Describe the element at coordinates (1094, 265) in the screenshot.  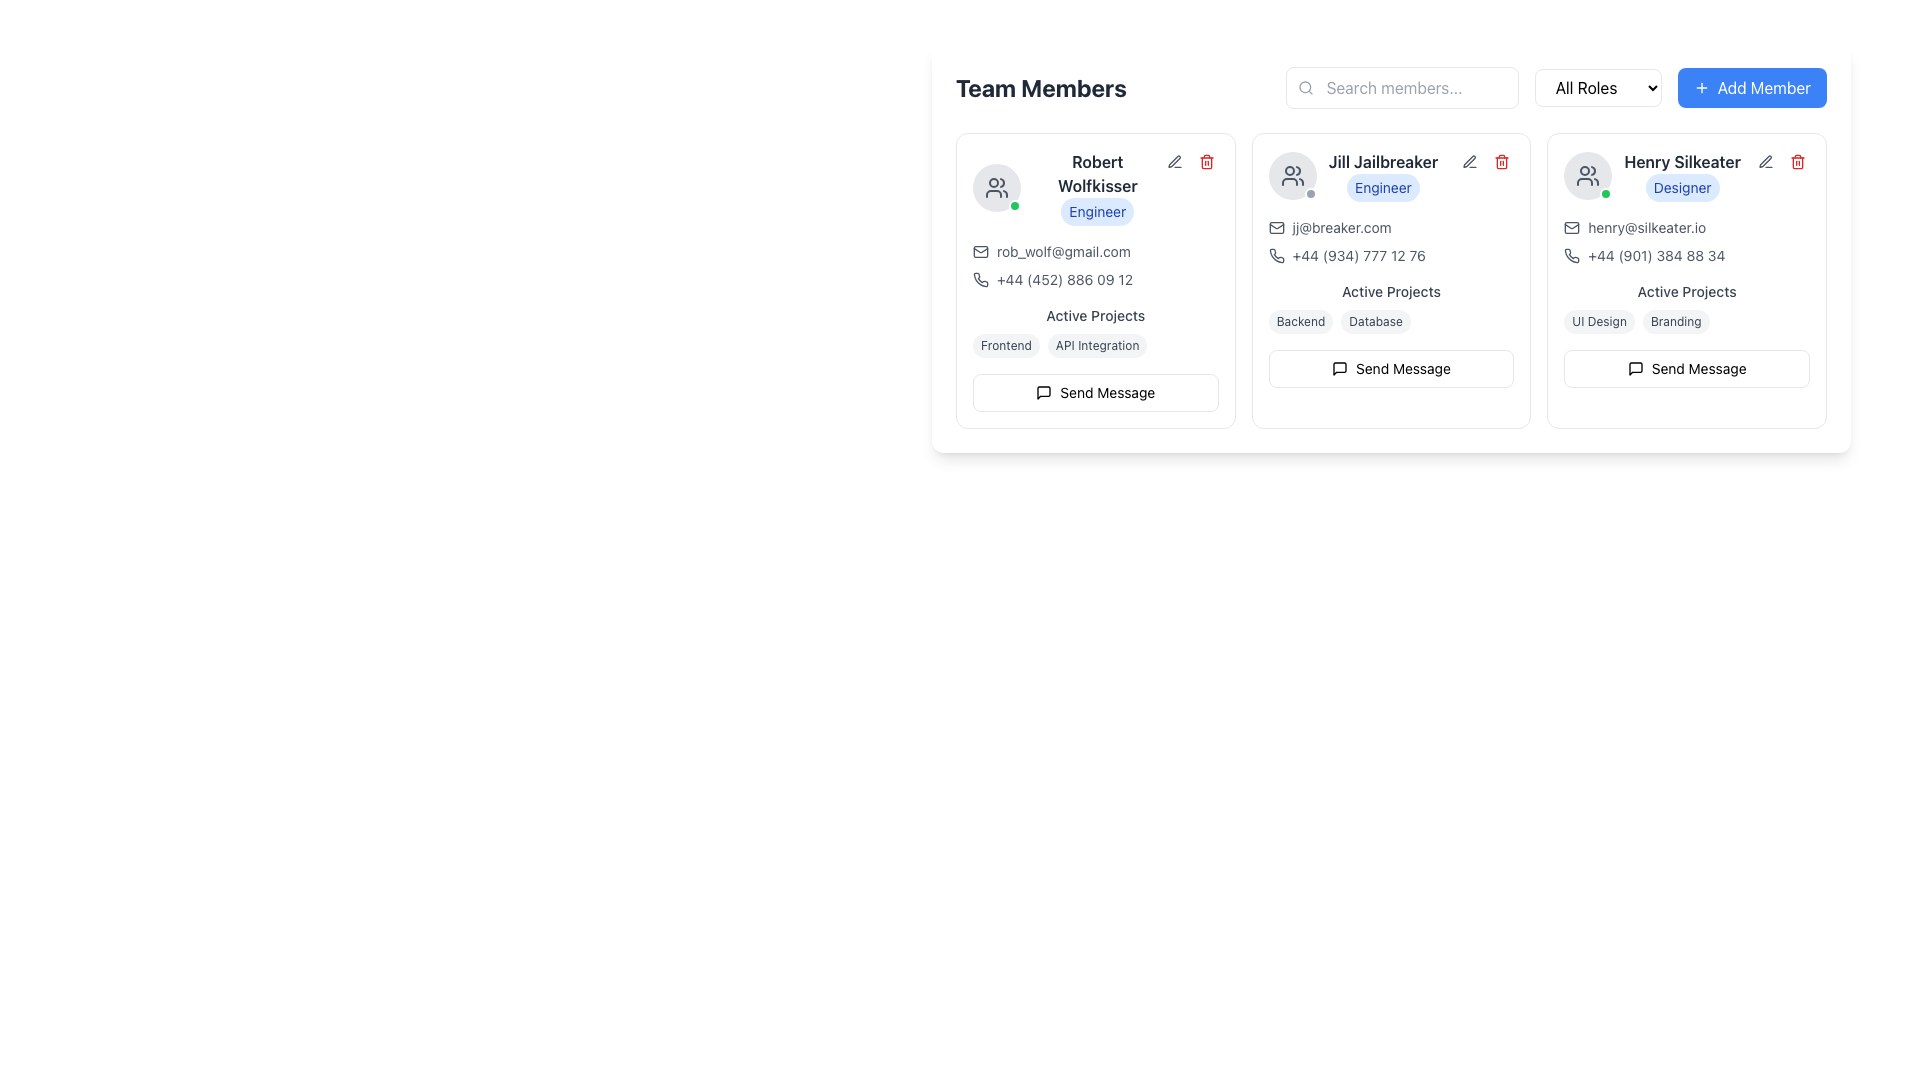
I see `the email address 'rob_wolf@gmail.com' in the informational text of Robert Wolfkisser's card under the 'Team Members' section` at that location.